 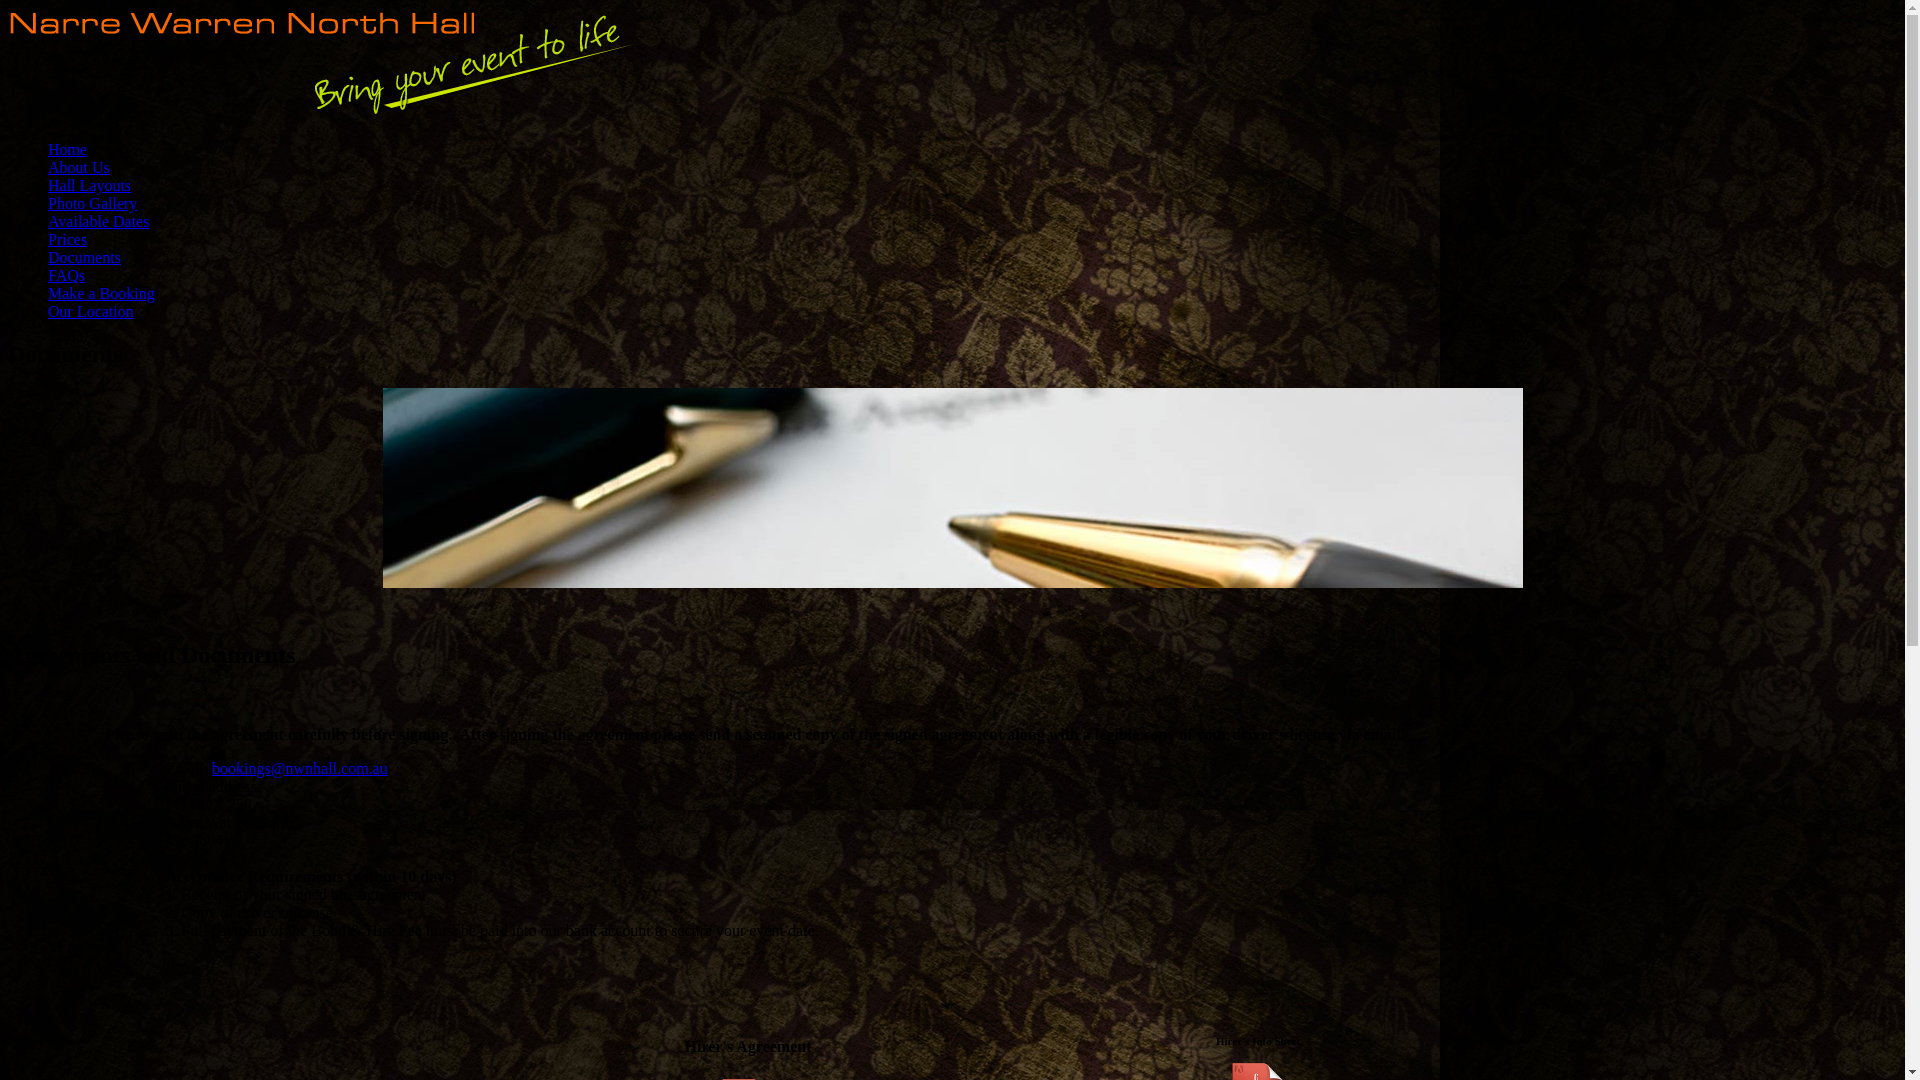 I want to click on 'bookings@nwnhall.com.au', so click(x=298, y=767).